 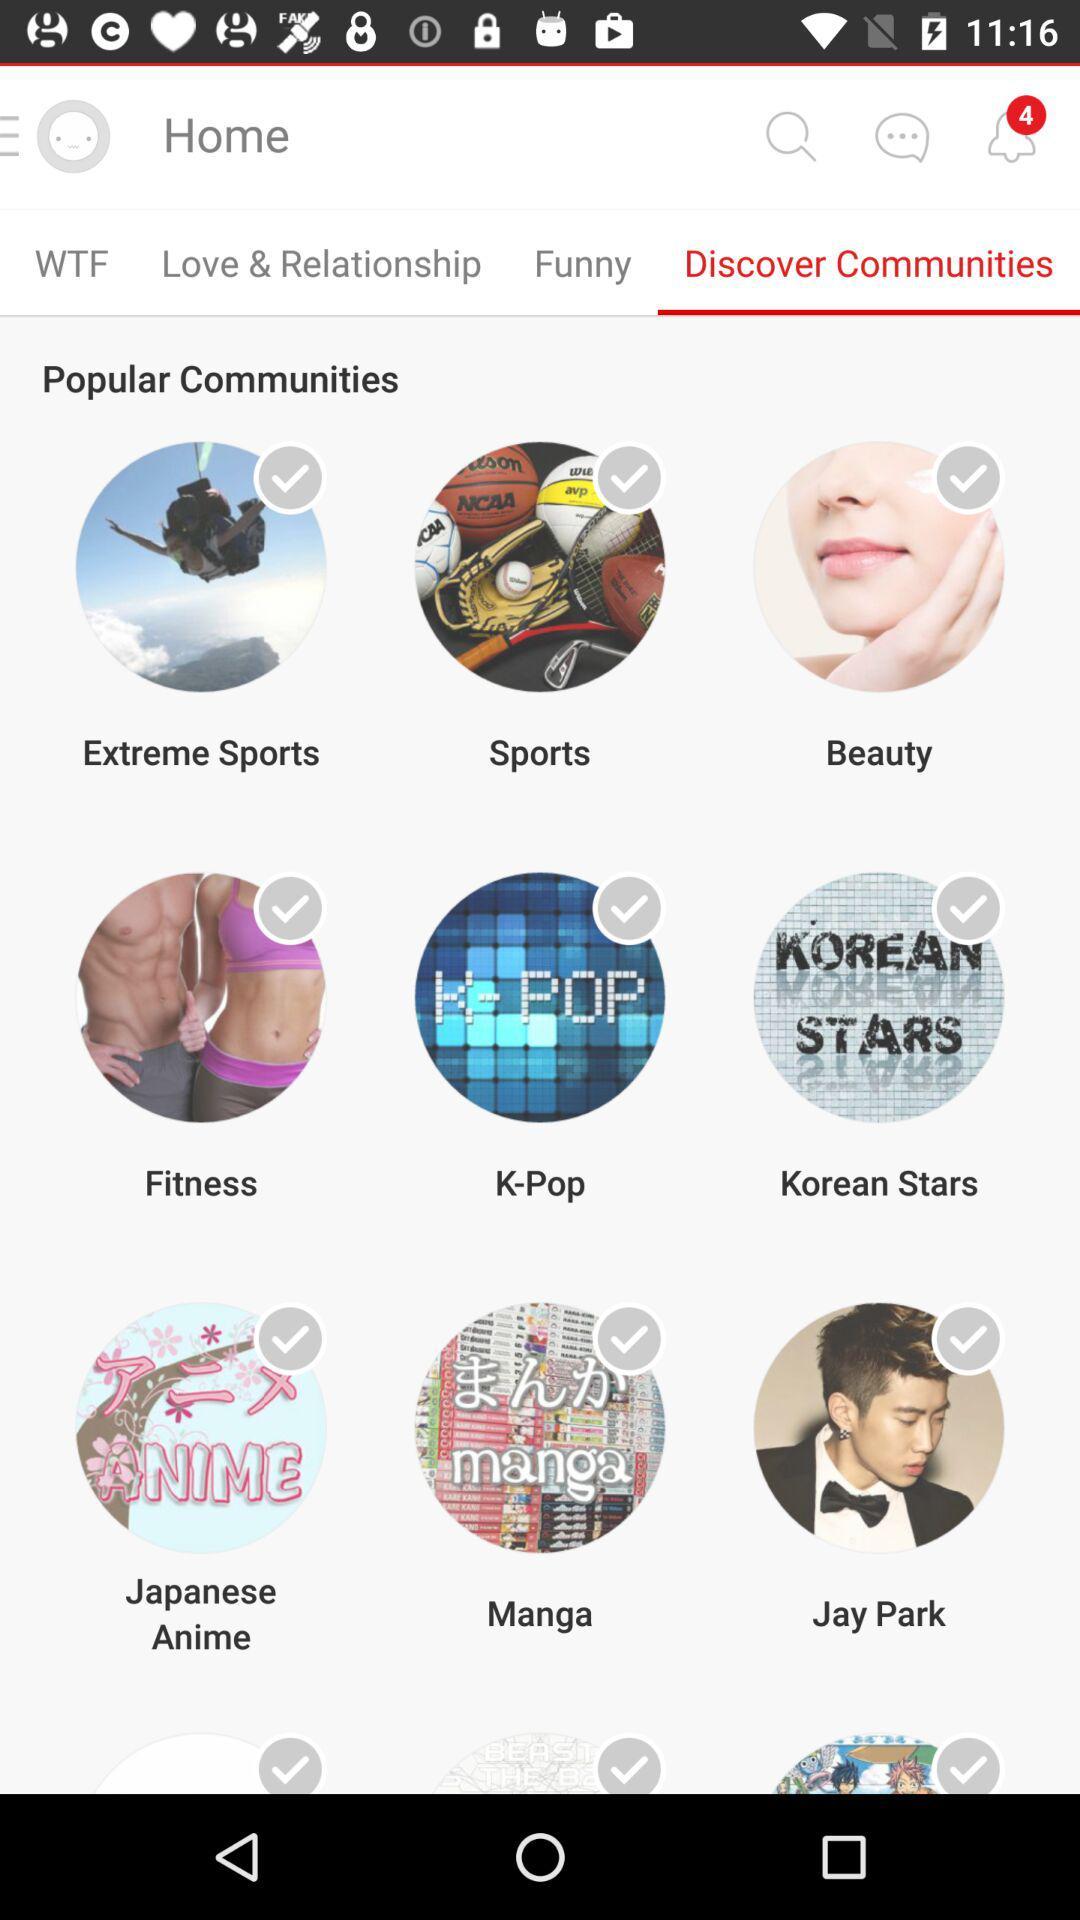 What do you see at coordinates (901, 135) in the screenshot?
I see `chat with support` at bounding box center [901, 135].